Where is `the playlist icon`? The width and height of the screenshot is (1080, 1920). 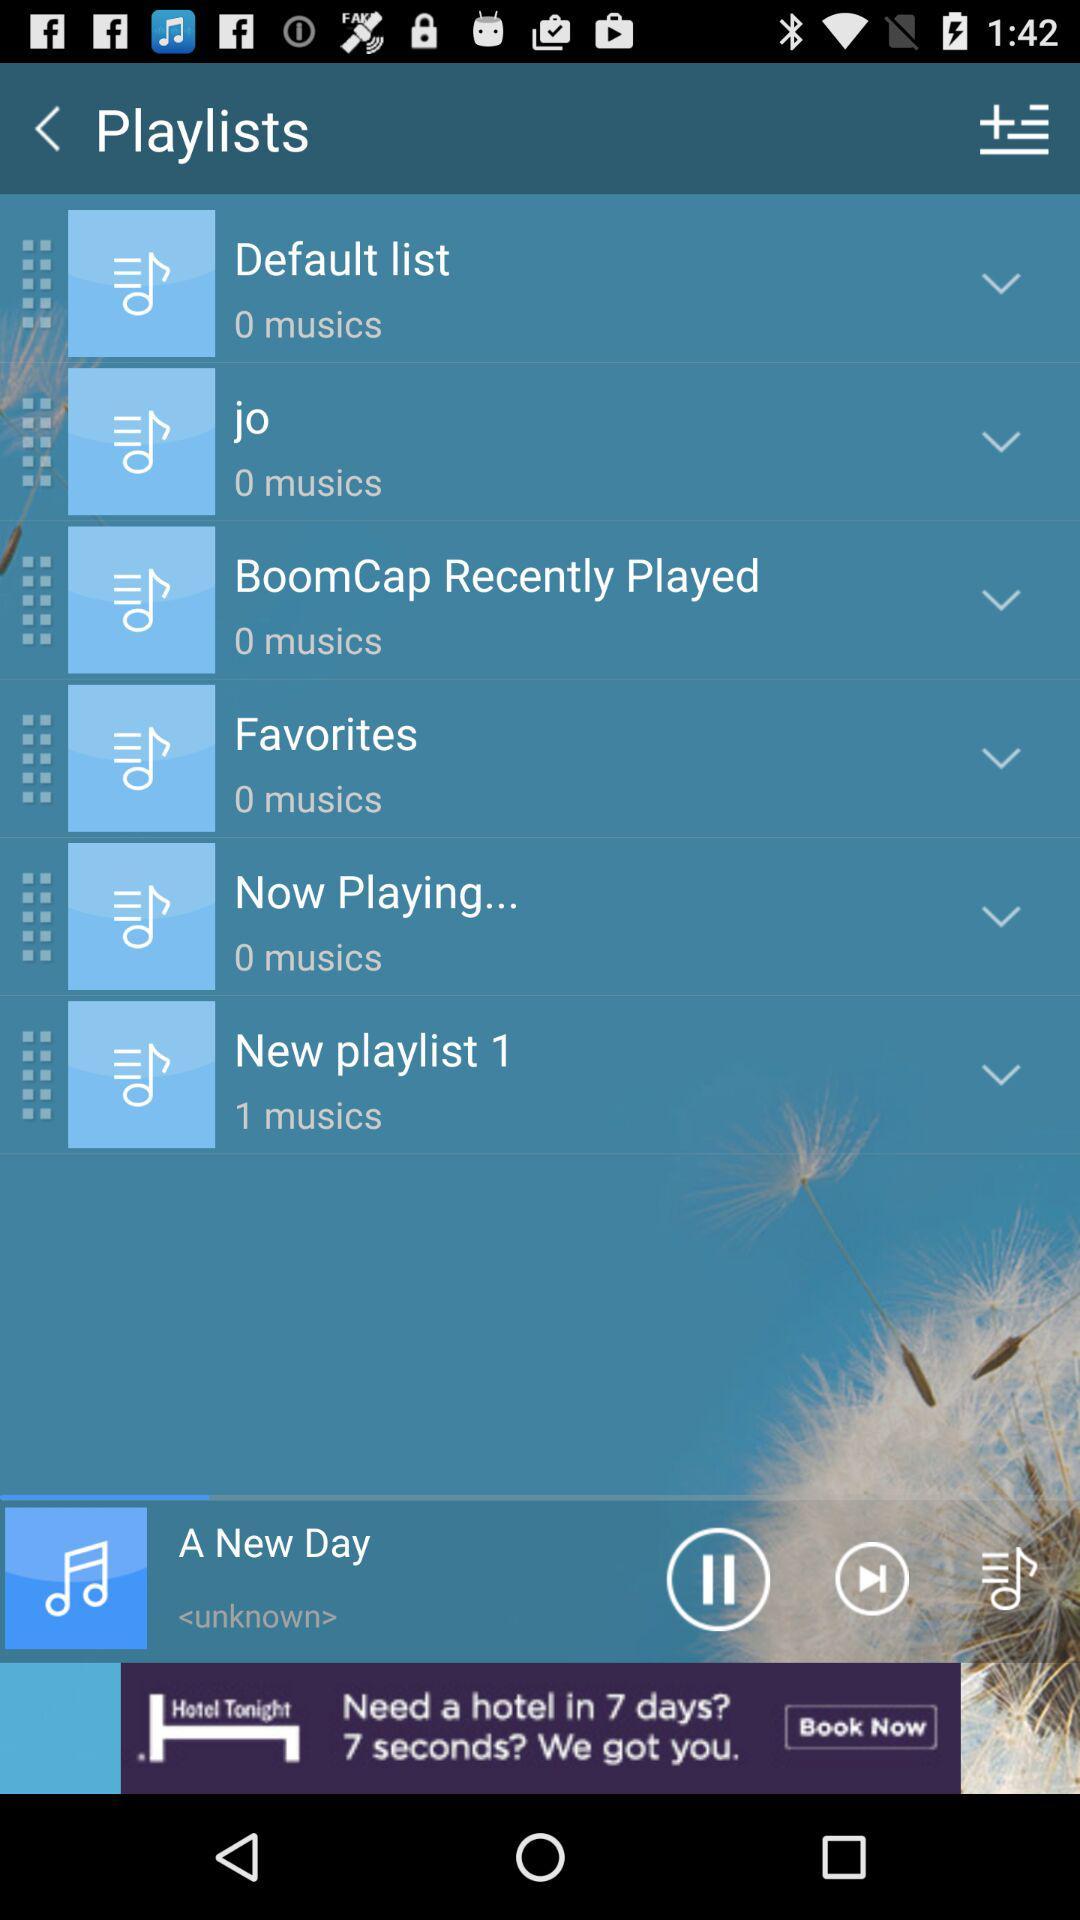
the playlist icon is located at coordinates (1010, 1688).